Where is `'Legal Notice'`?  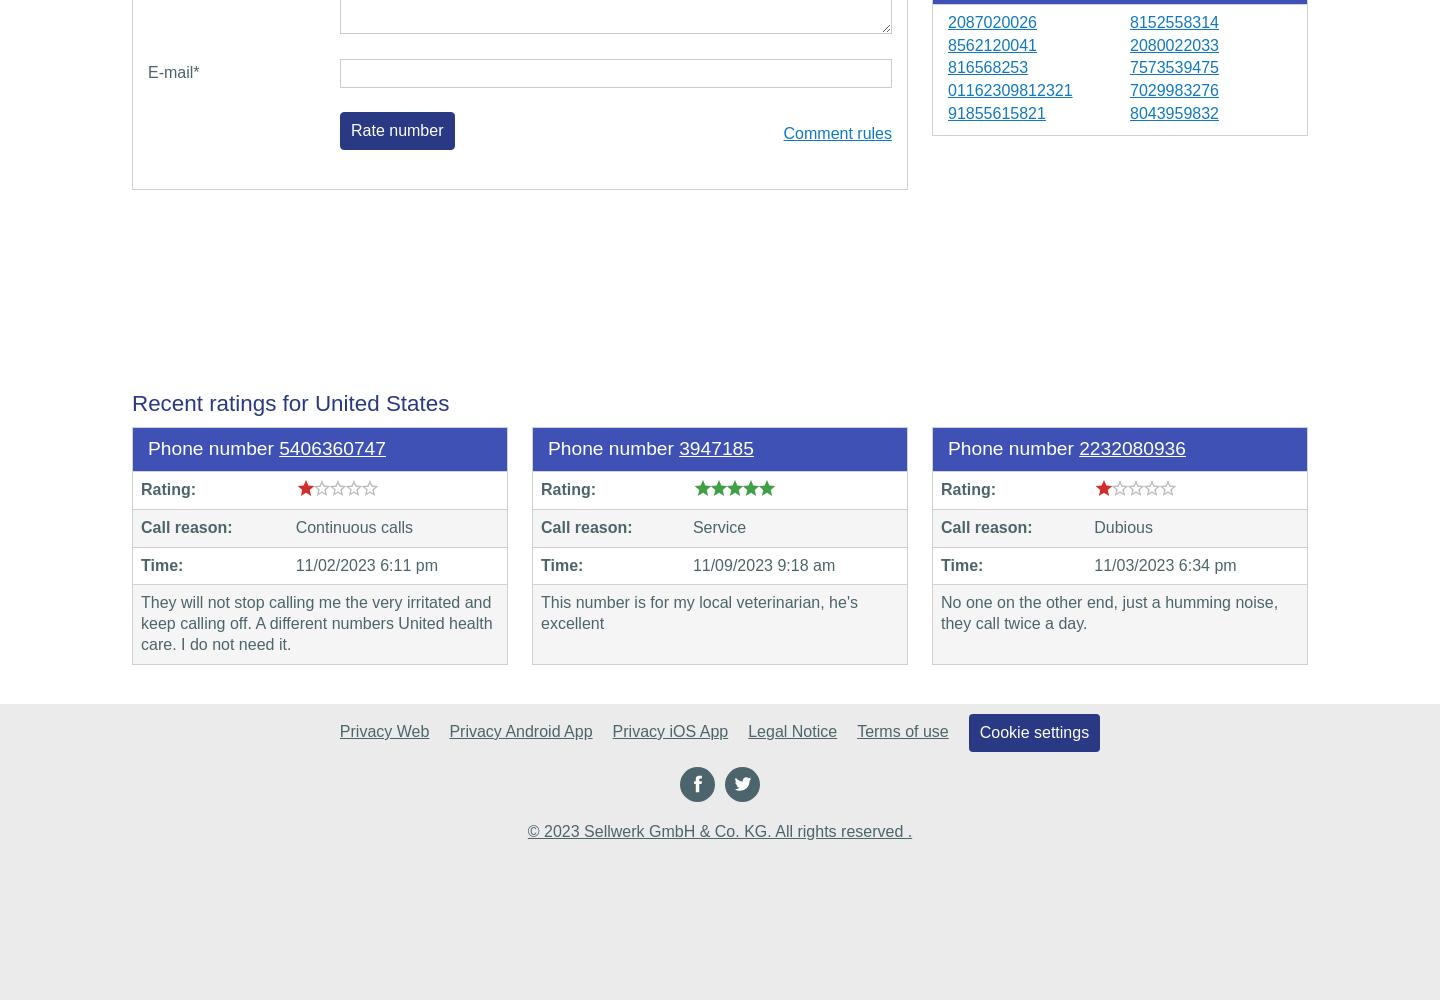 'Legal Notice' is located at coordinates (792, 730).